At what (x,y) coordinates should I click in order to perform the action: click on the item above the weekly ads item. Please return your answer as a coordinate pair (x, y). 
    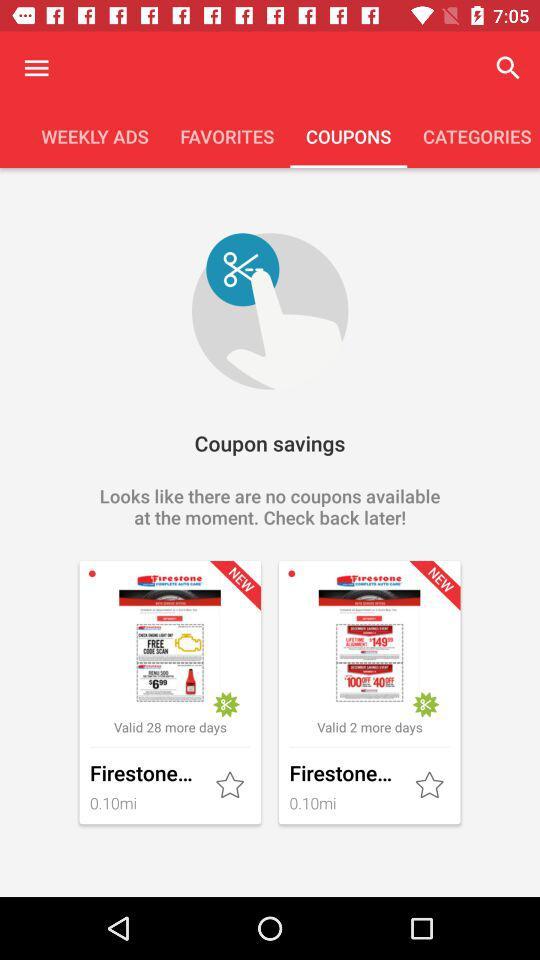
    Looking at the image, I should click on (36, 68).